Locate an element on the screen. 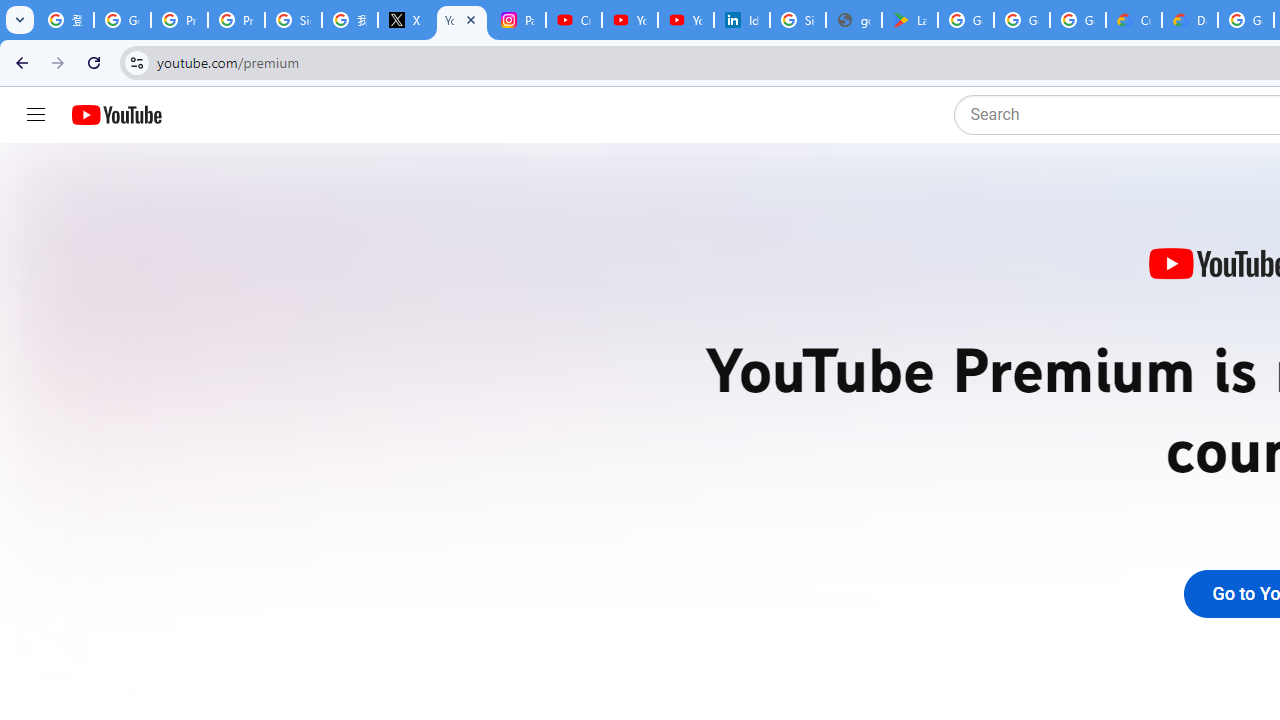 This screenshot has height=720, width=1280. 'Google Workspace - Specific Terms' is located at coordinates (1022, 20).